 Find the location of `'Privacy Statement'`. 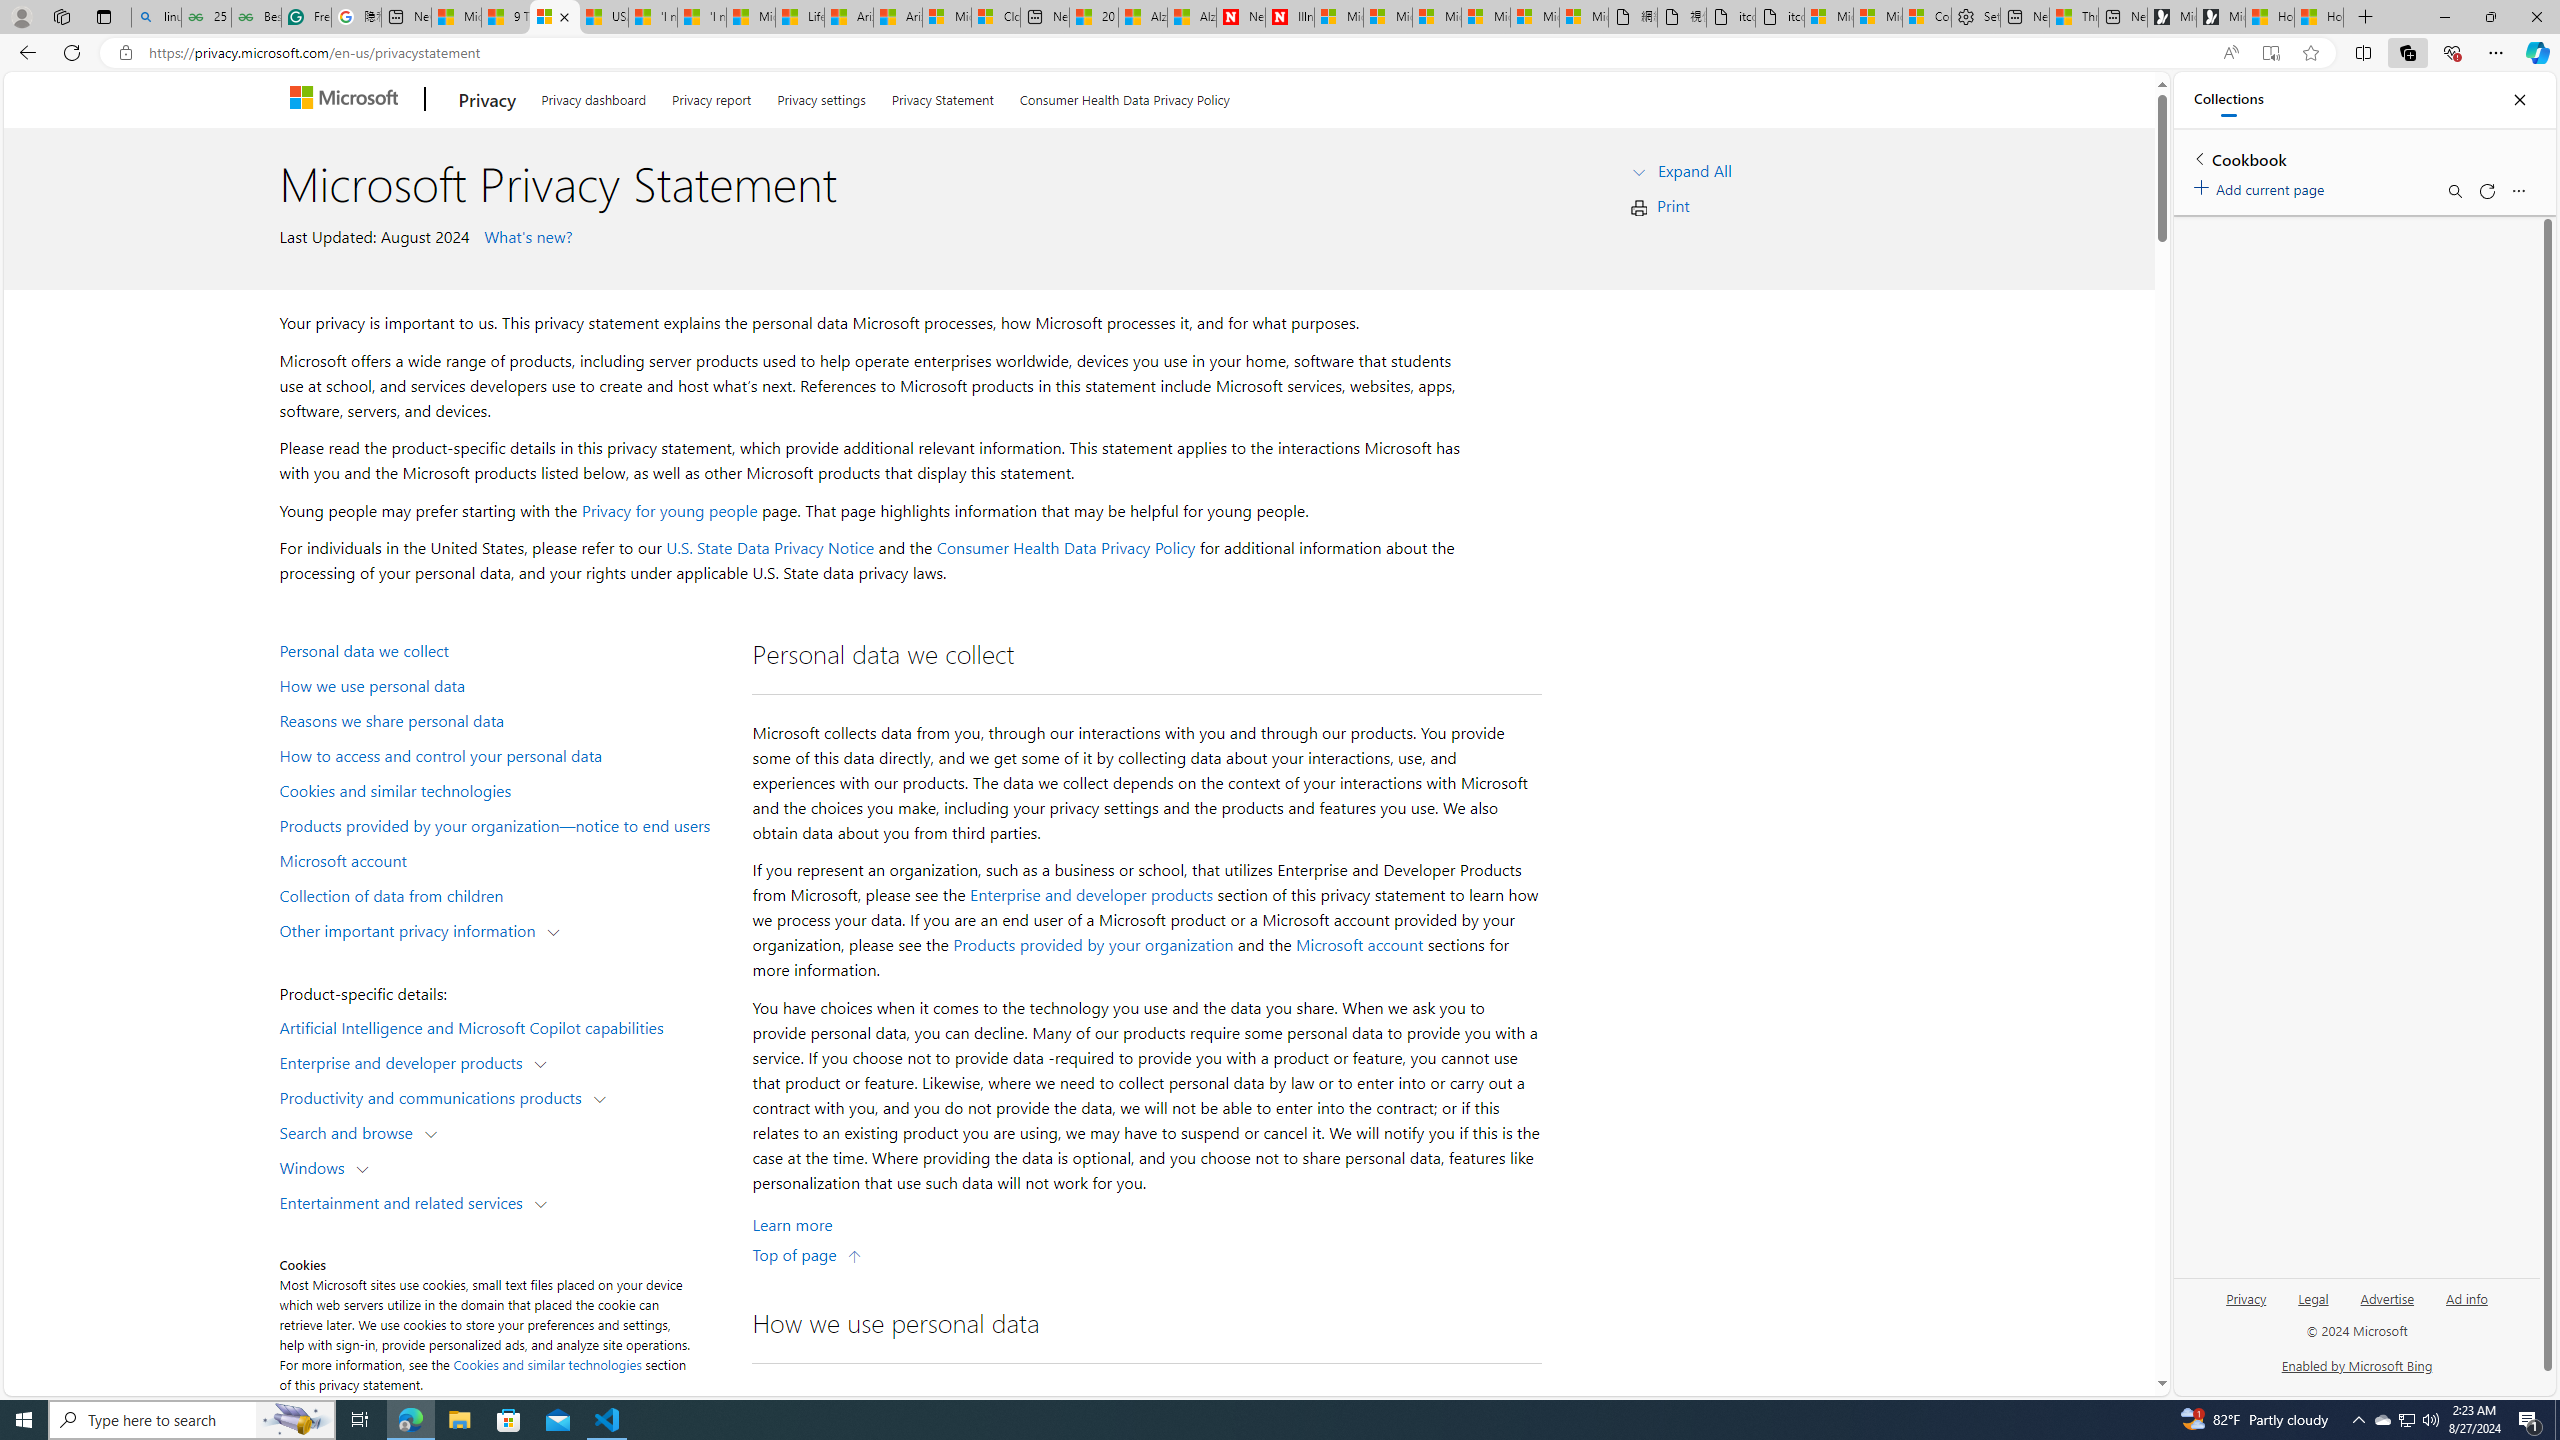

'Privacy Statement' is located at coordinates (942, 96).